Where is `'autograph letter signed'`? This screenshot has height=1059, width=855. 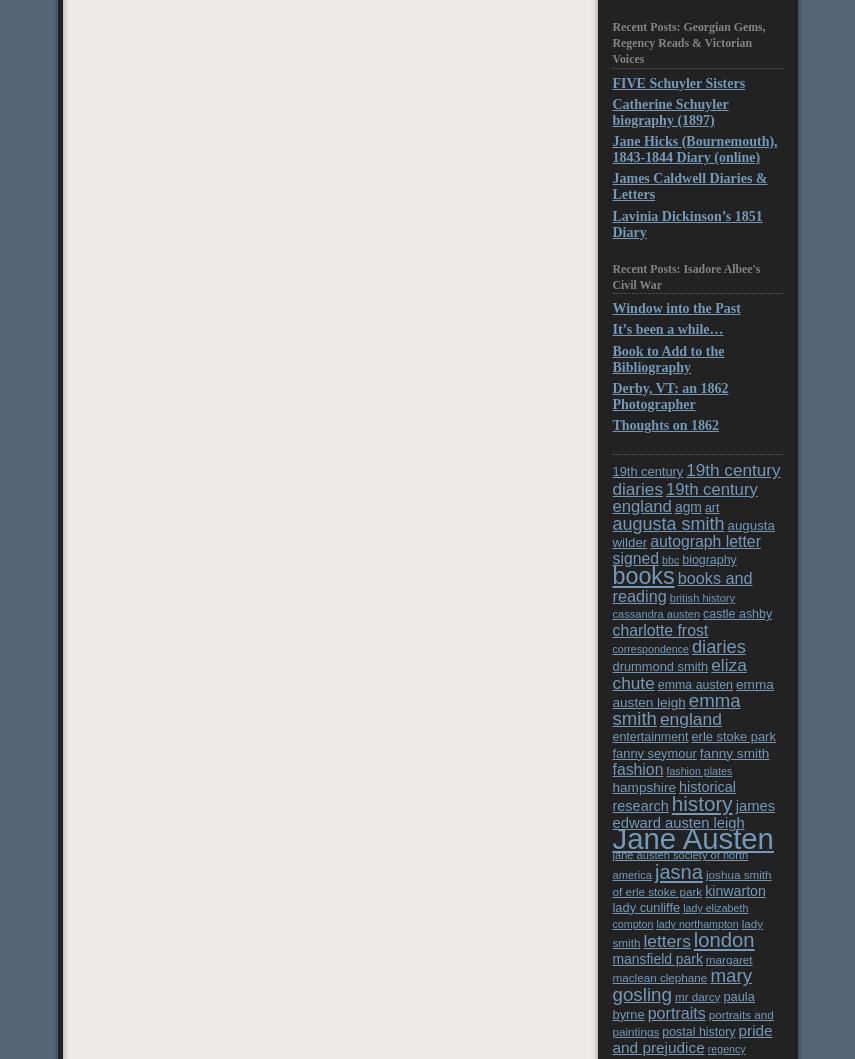 'autograph letter signed' is located at coordinates (685, 548).